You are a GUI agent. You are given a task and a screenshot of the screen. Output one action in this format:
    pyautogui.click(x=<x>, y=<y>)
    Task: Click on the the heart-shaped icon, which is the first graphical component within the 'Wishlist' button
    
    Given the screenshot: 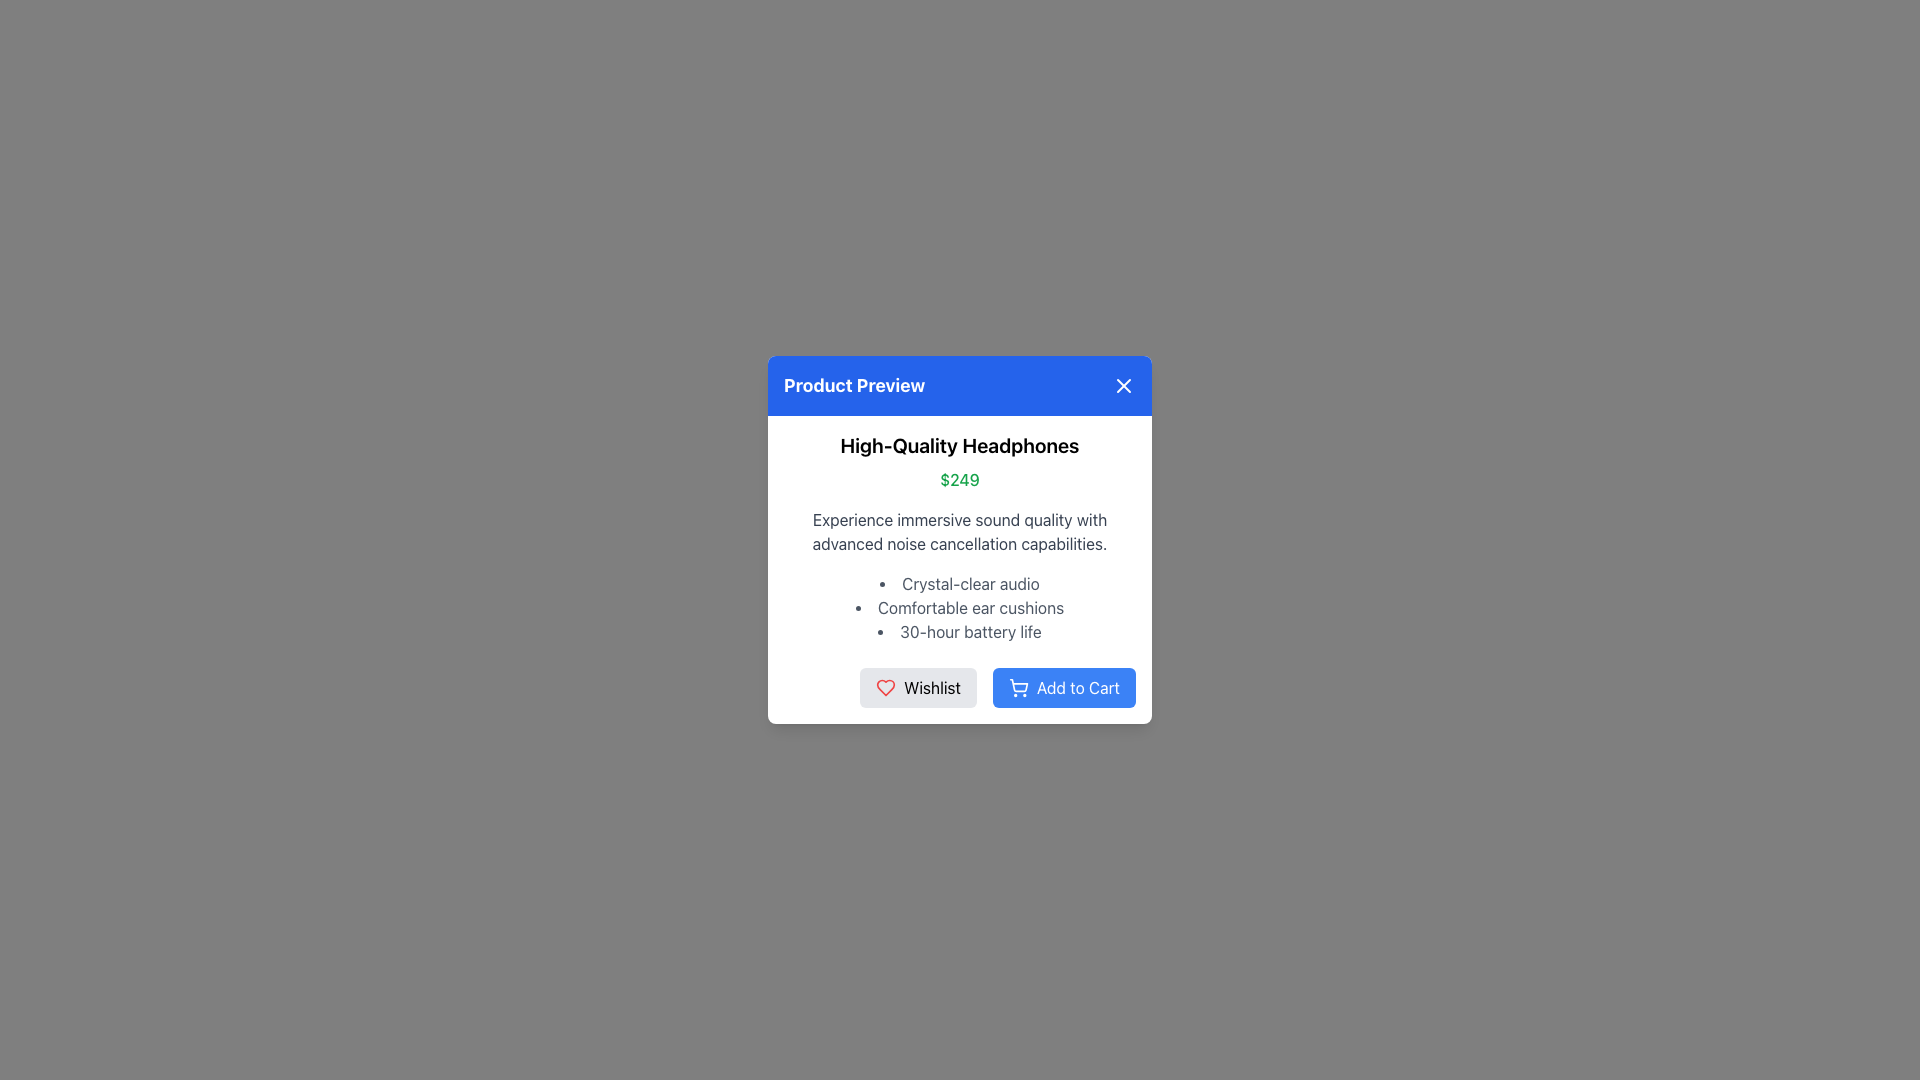 What is the action you would take?
    pyautogui.click(x=885, y=686)
    